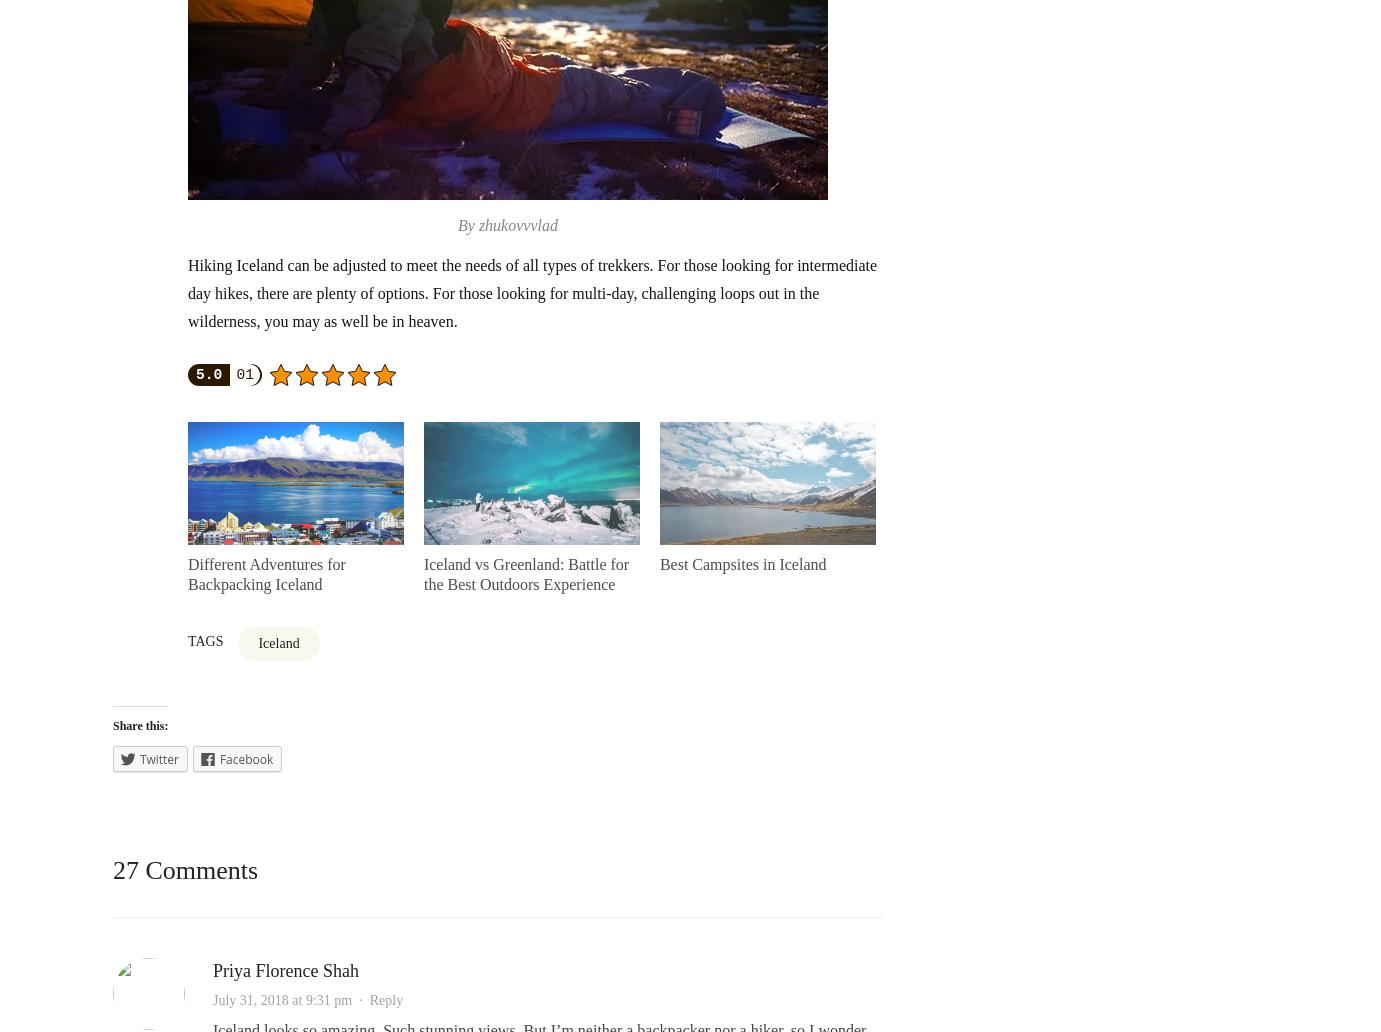  Describe the element at coordinates (385, 999) in the screenshot. I see `'Reply'` at that location.